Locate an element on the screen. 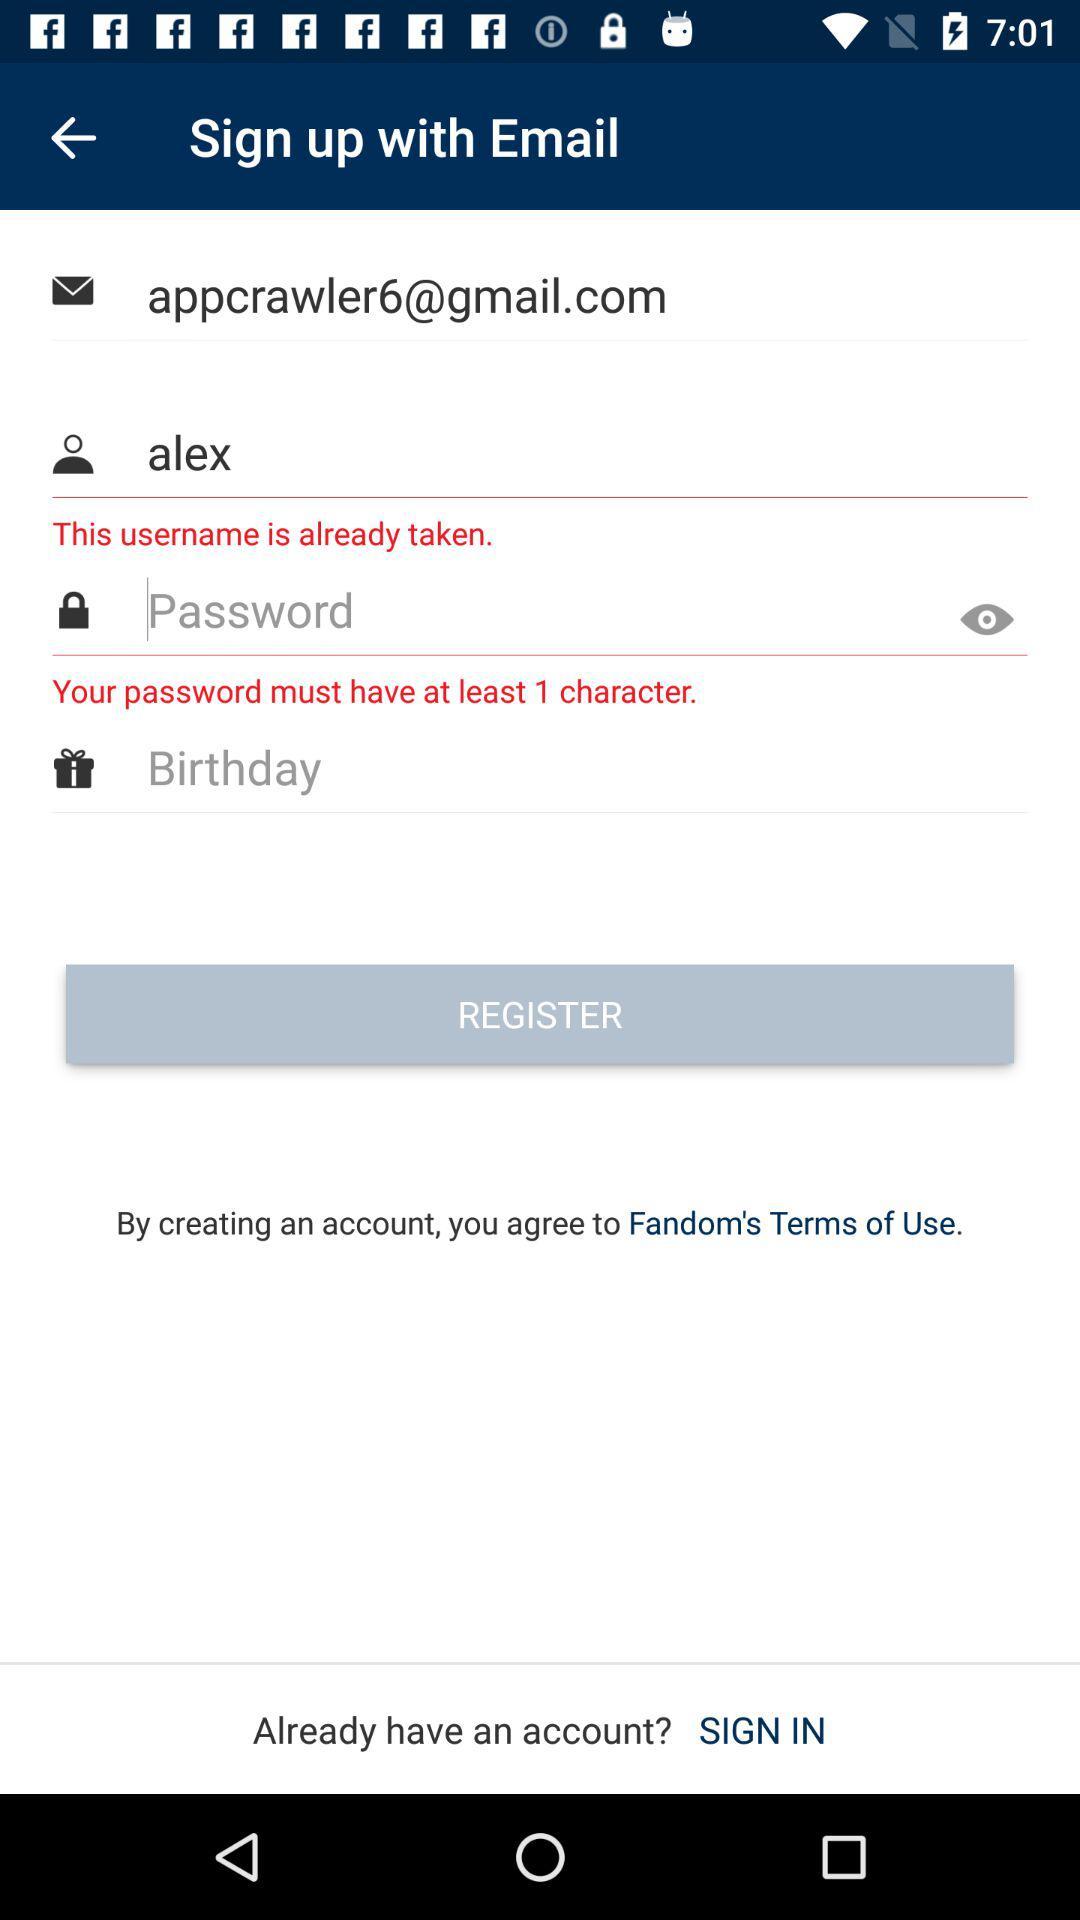  icon below register is located at coordinates (540, 1195).